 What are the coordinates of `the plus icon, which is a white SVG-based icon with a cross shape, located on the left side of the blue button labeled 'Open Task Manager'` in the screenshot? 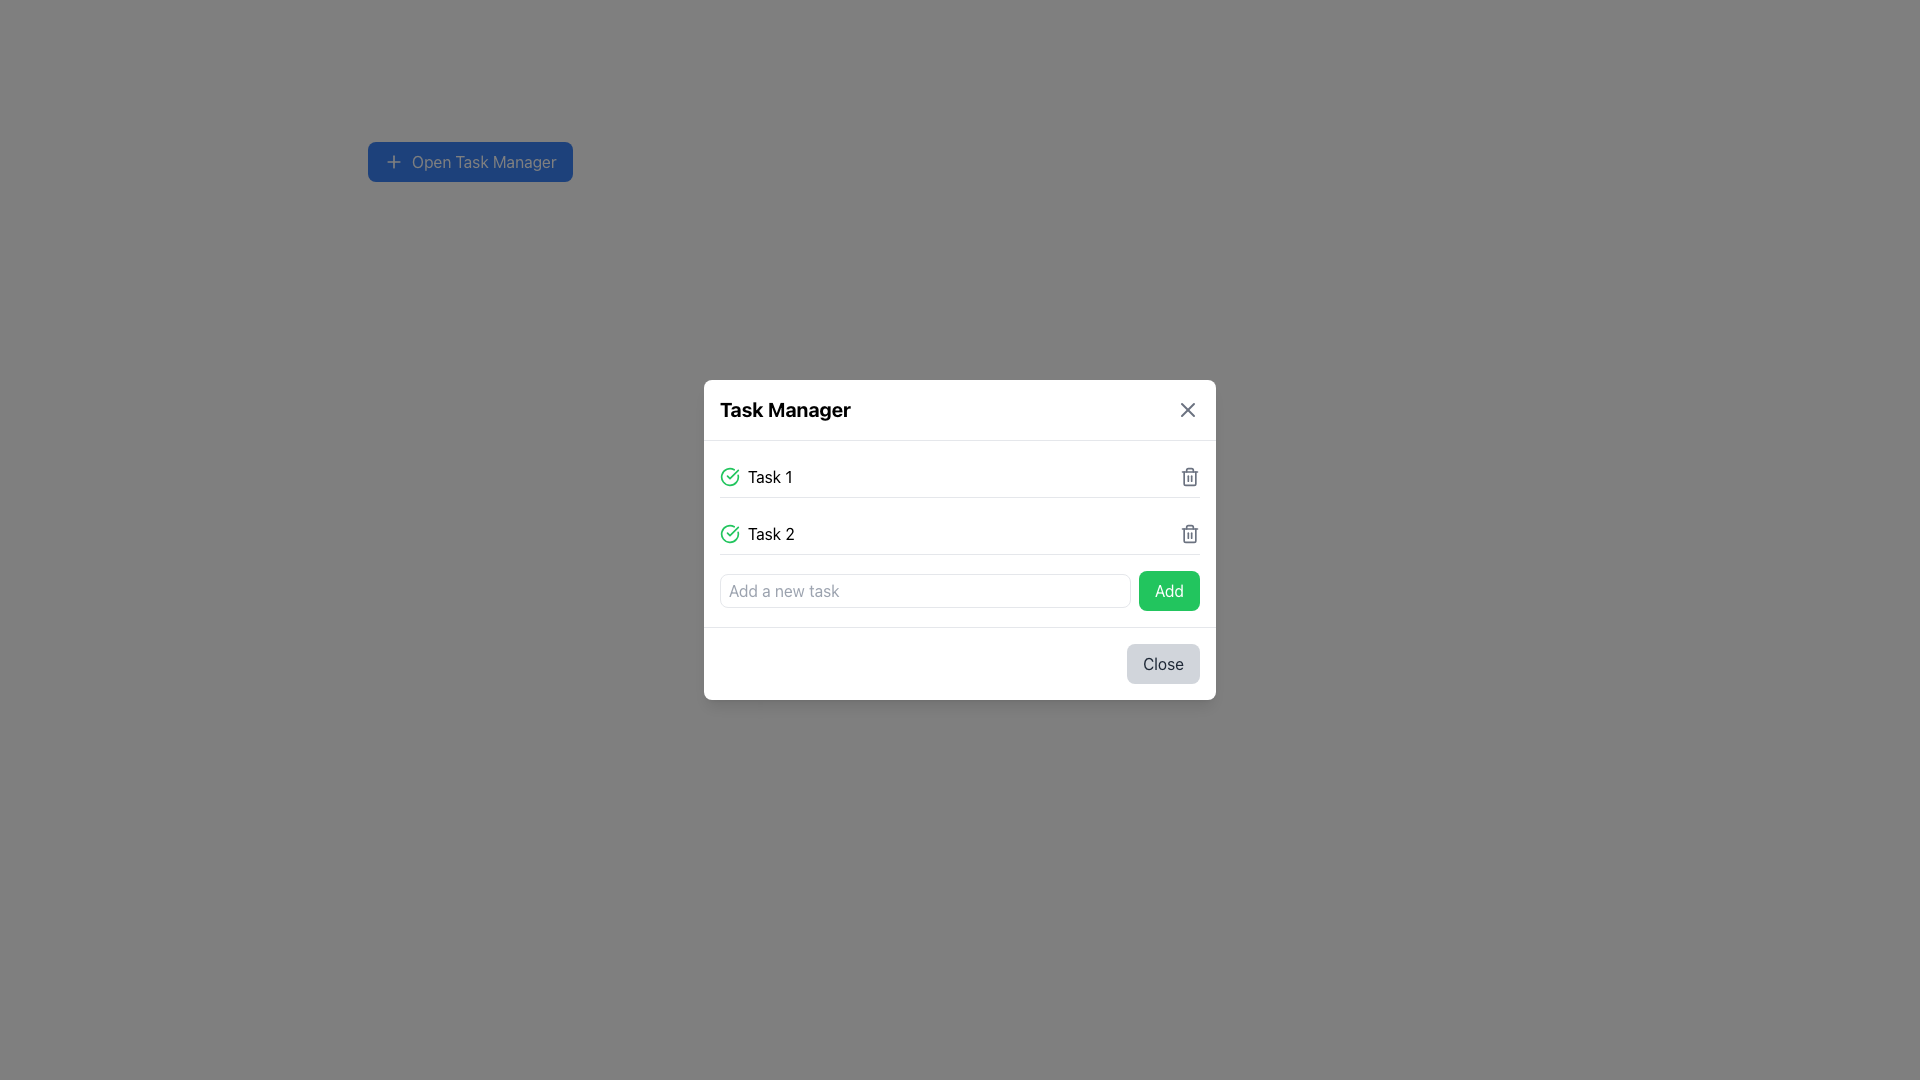 It's located at (393, 161).